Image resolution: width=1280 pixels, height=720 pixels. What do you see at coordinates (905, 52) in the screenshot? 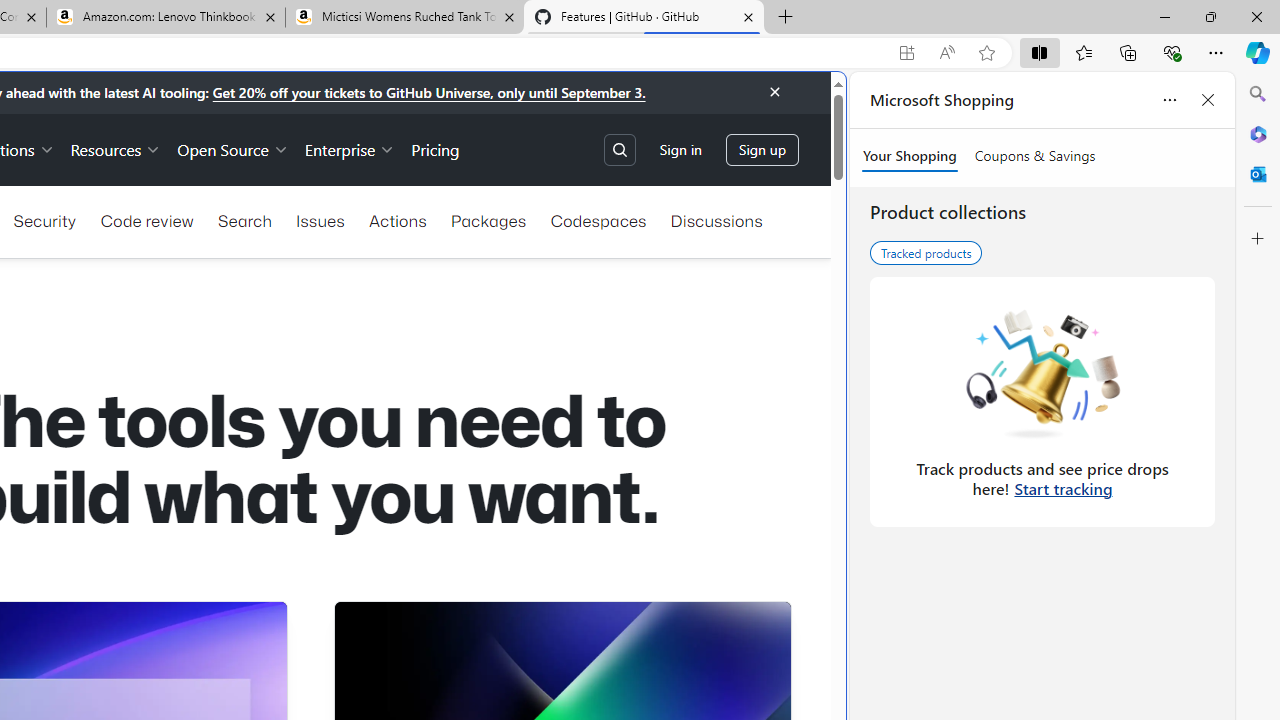
I see `'App available. Install '` at bounding box center [905, 52].